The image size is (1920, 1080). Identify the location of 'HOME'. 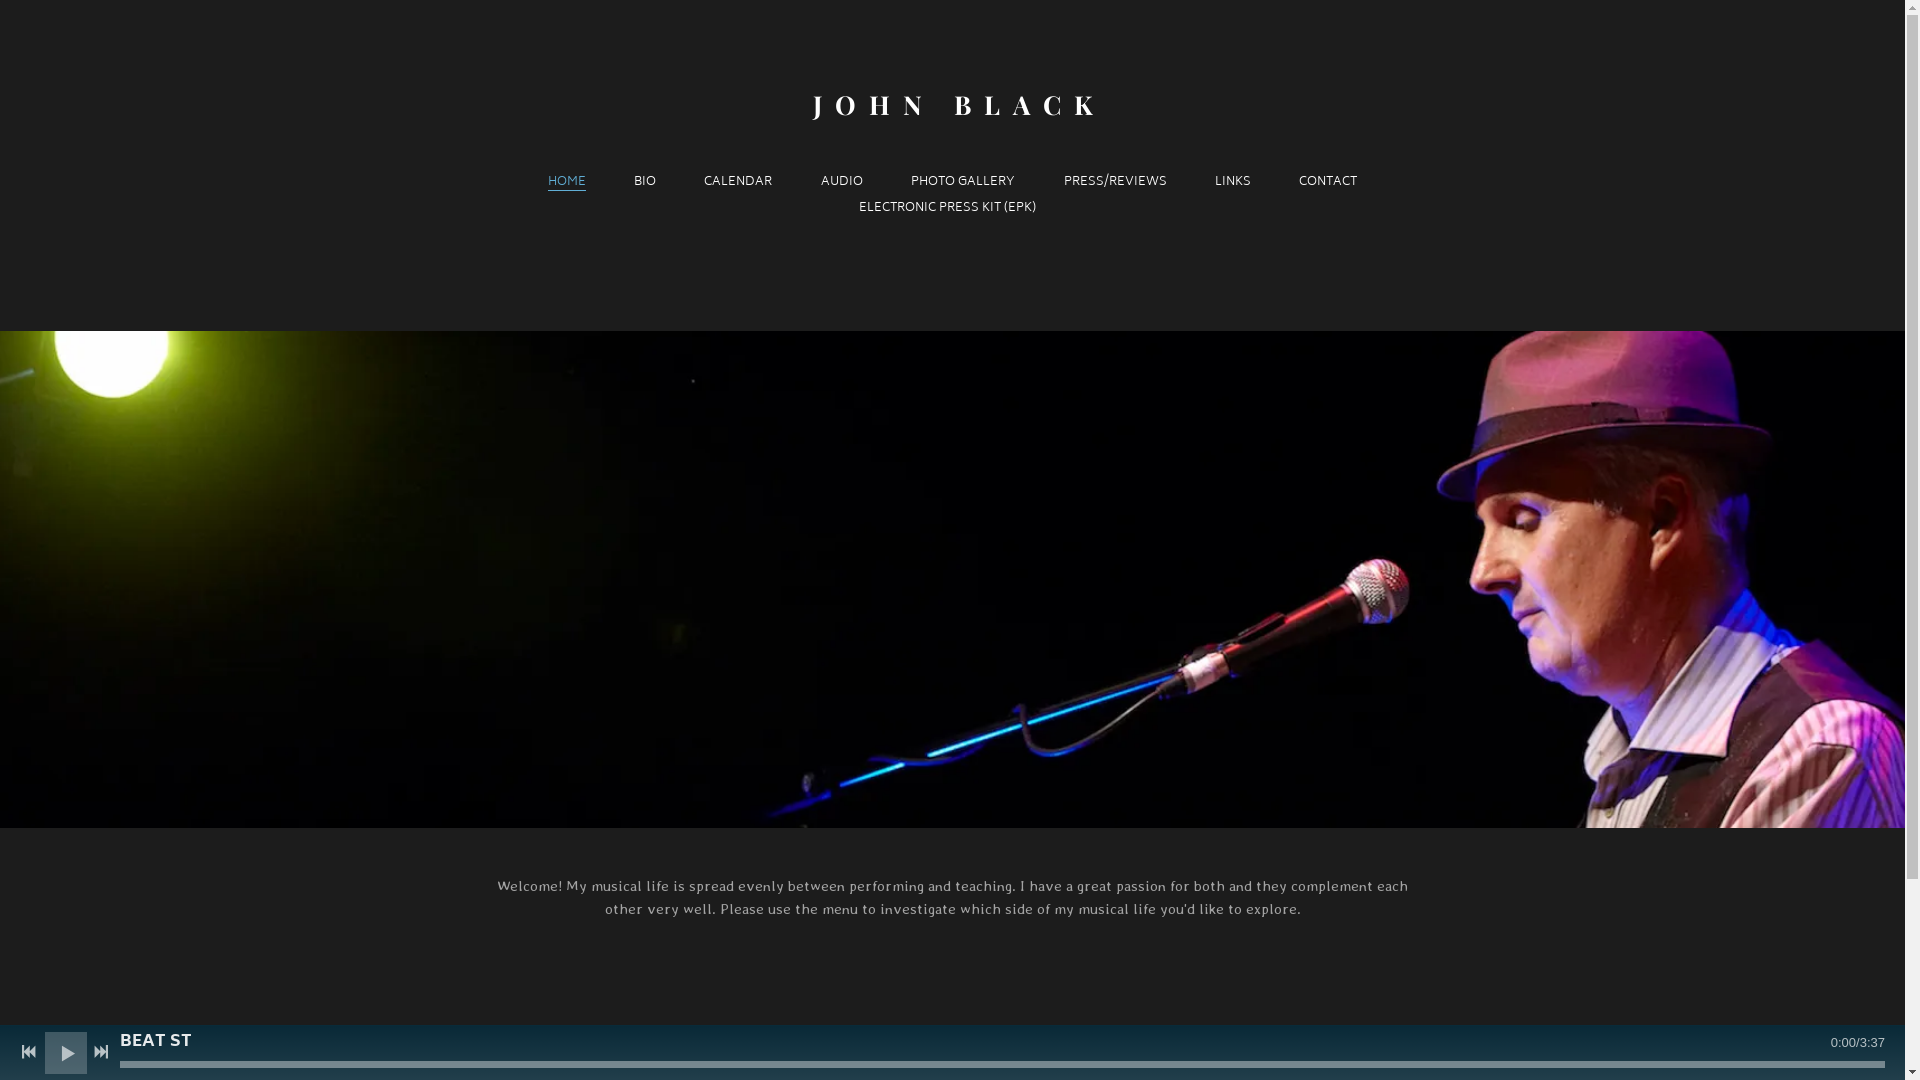
(565, 182).